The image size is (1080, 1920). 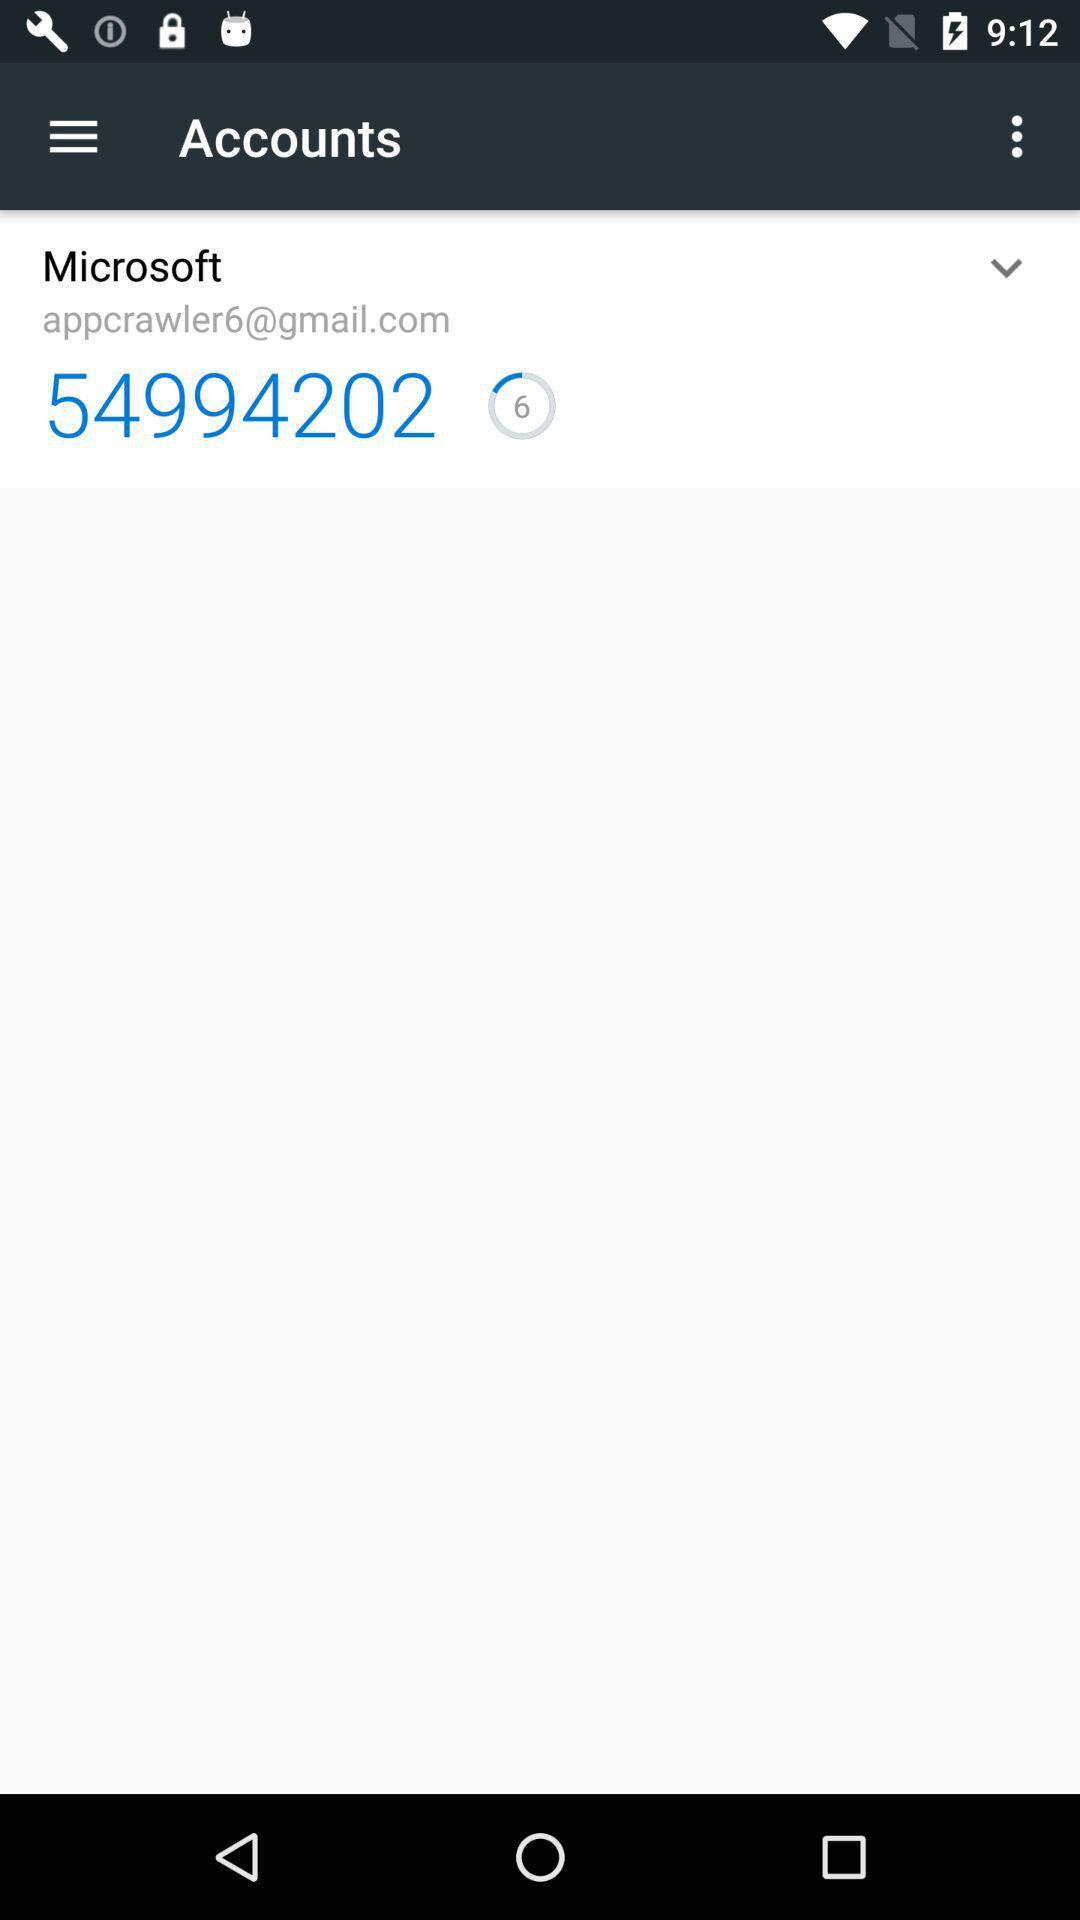 I want to click on icon next to the appcrawler6@gmail.com icon, so click(x=1006, y=266).